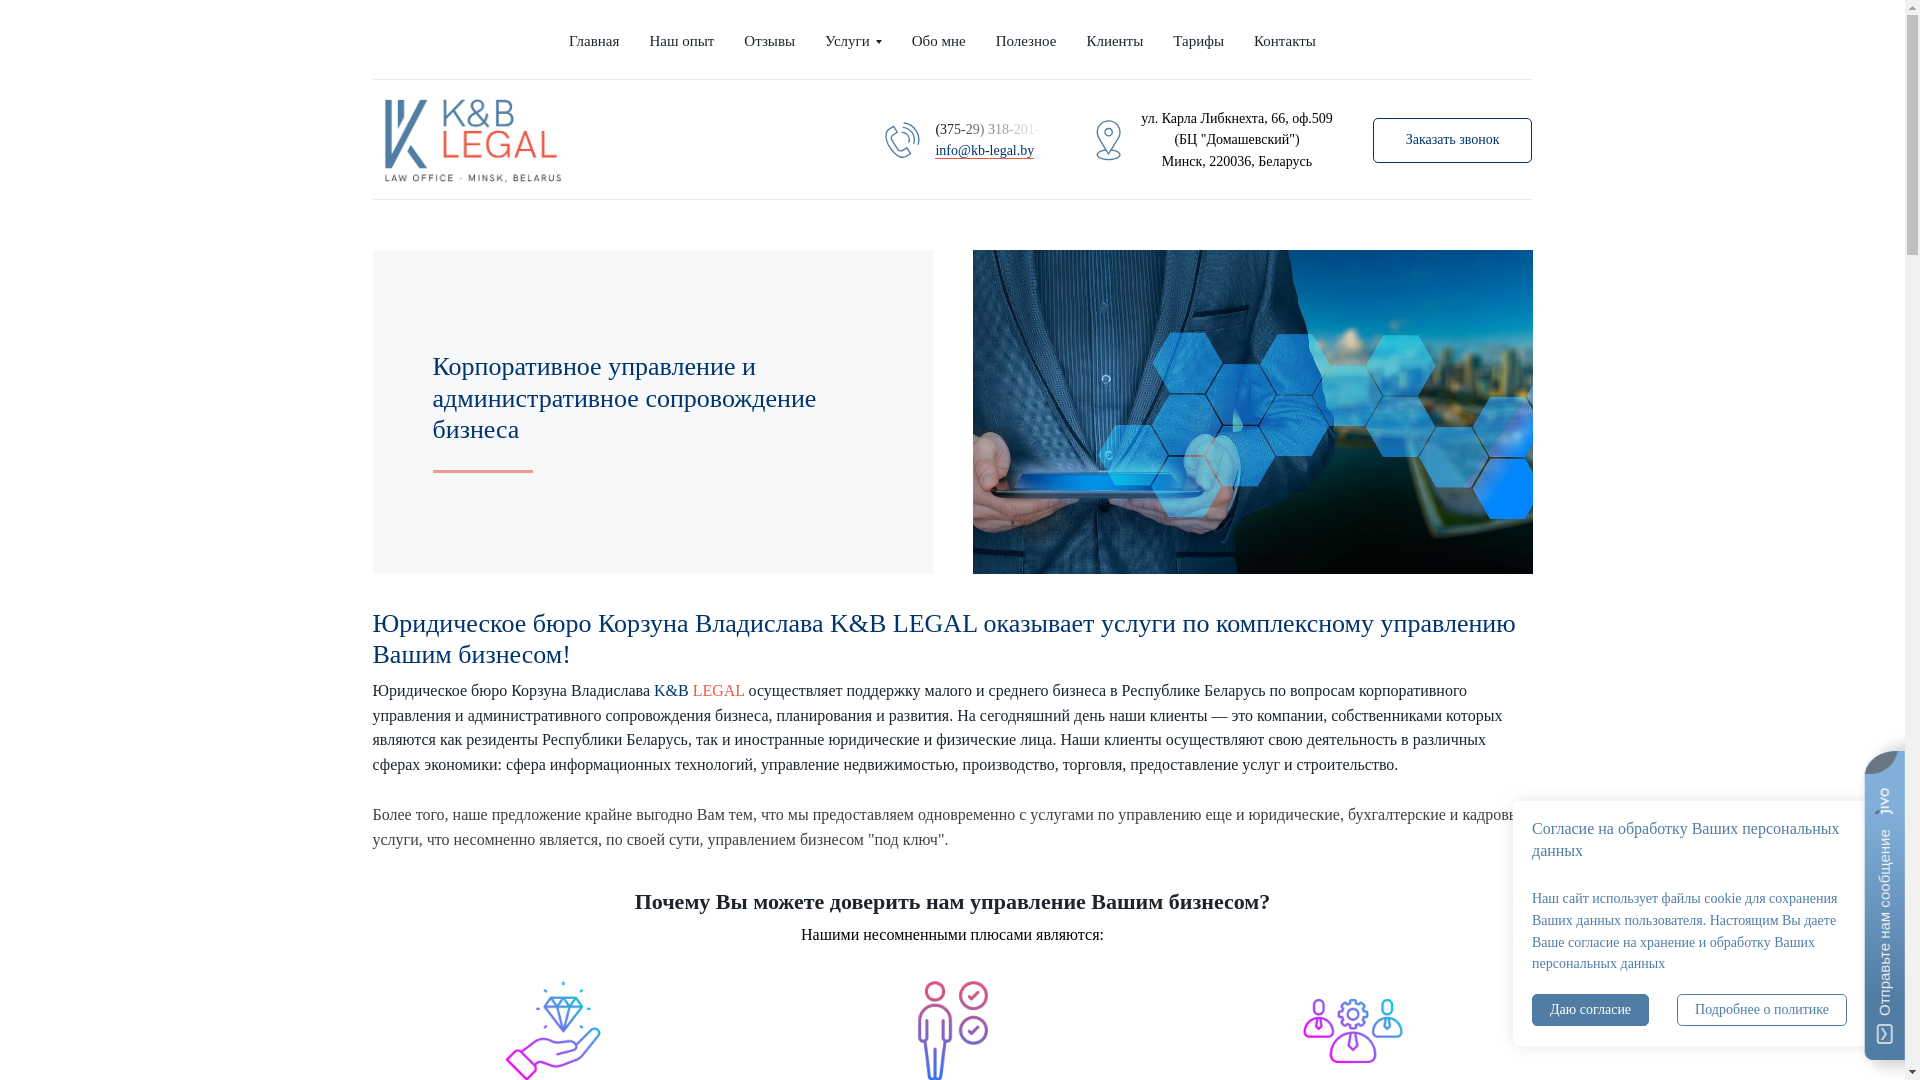 The height and width of the screenshot is (1080, 1920). I want to click on '(375-29) 318-201-', so click(990, 129).